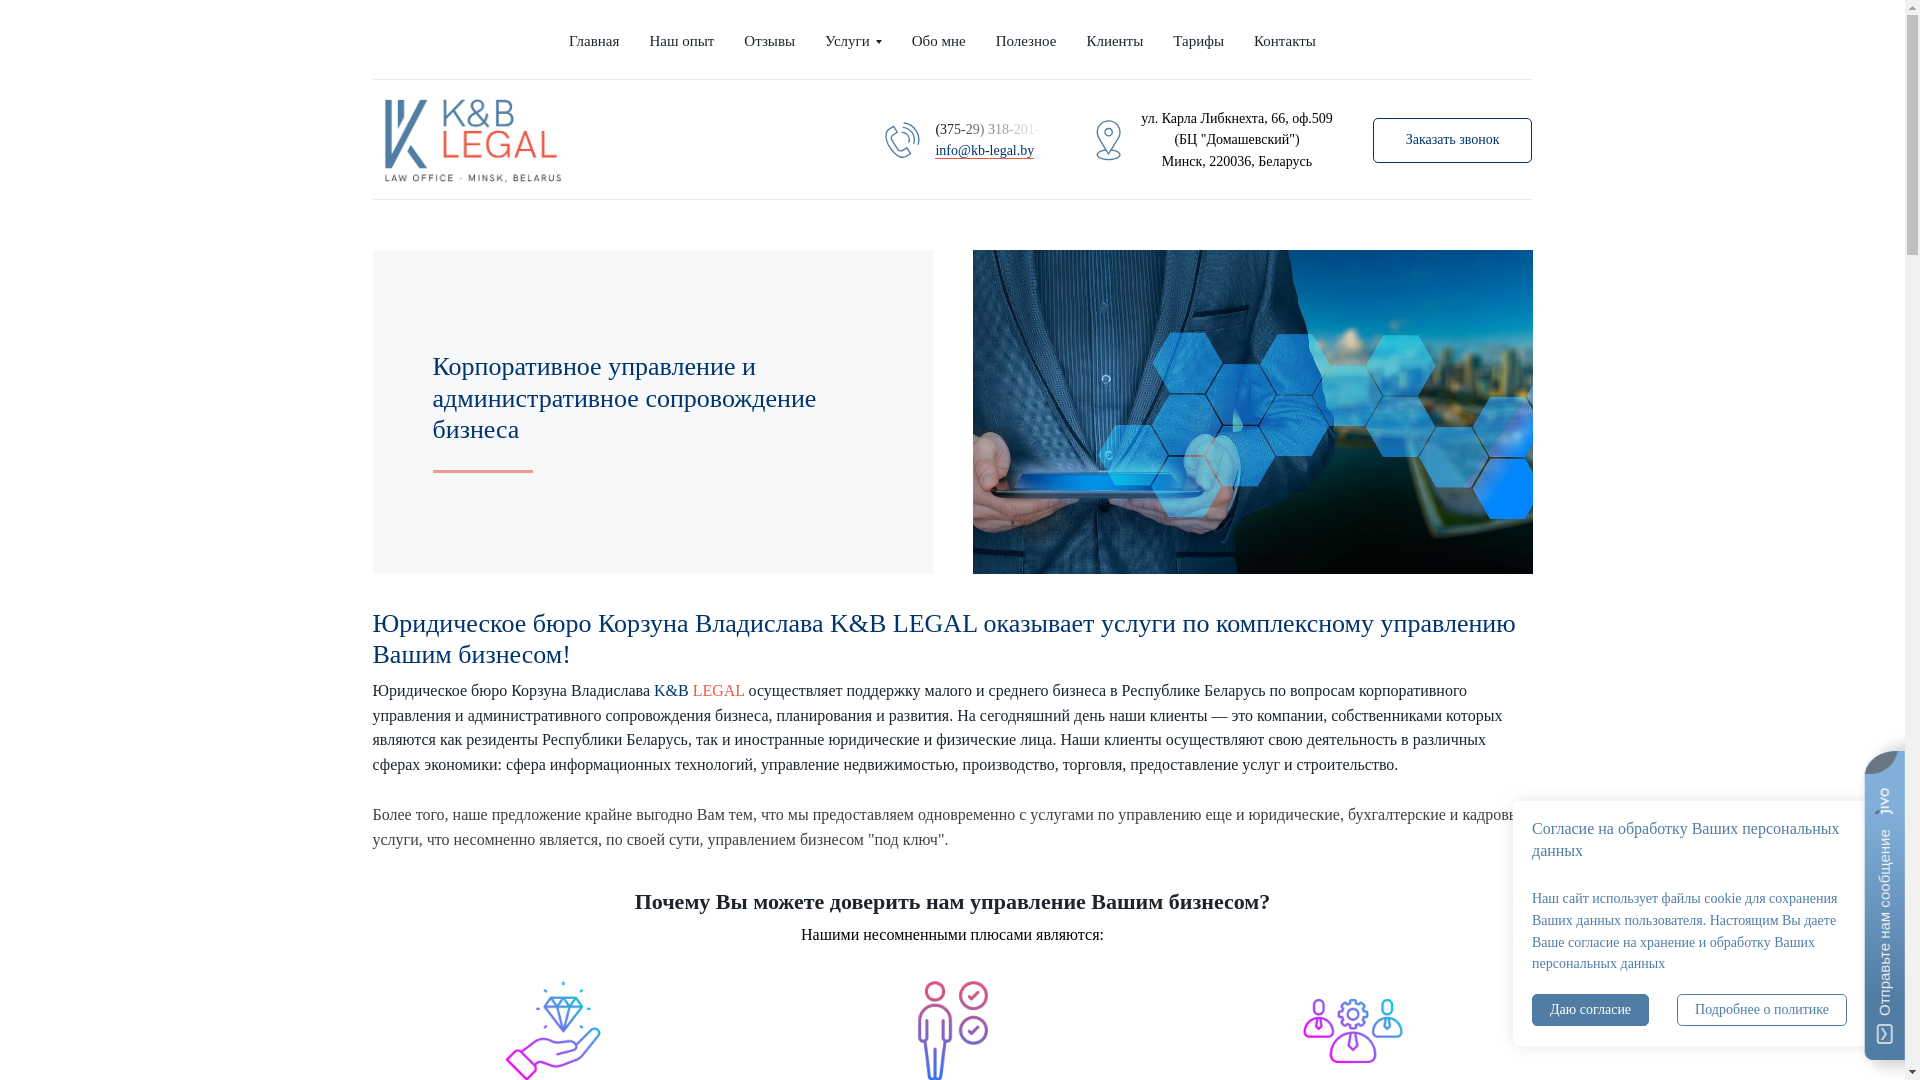 The height and width of the screenshot is (1080, 1920). I want to click on '(375-29) 318-201-', so click(990, 129).